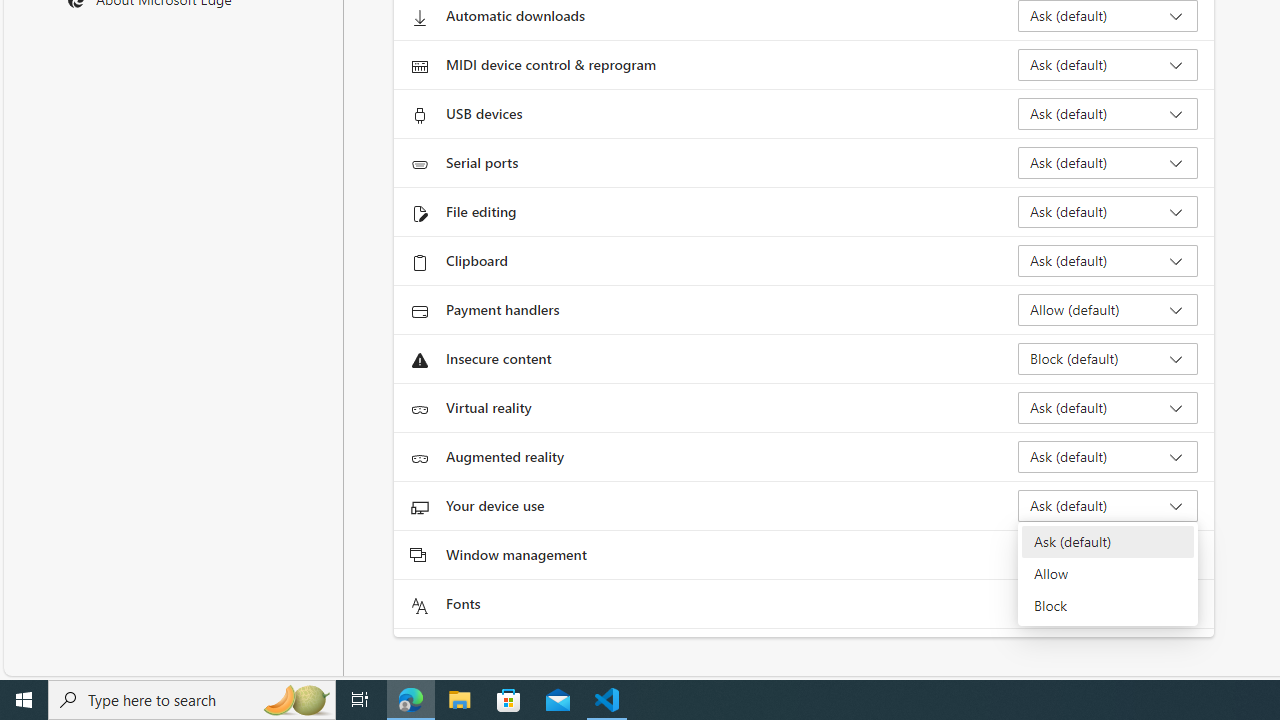 Image resolution: width=1280 pixels, height=720 pixels. What do you see at coordinates (1106, 357) in the screenshot?
I see `'Insecure content Block (default)'` at bounding box center [1106, 357].